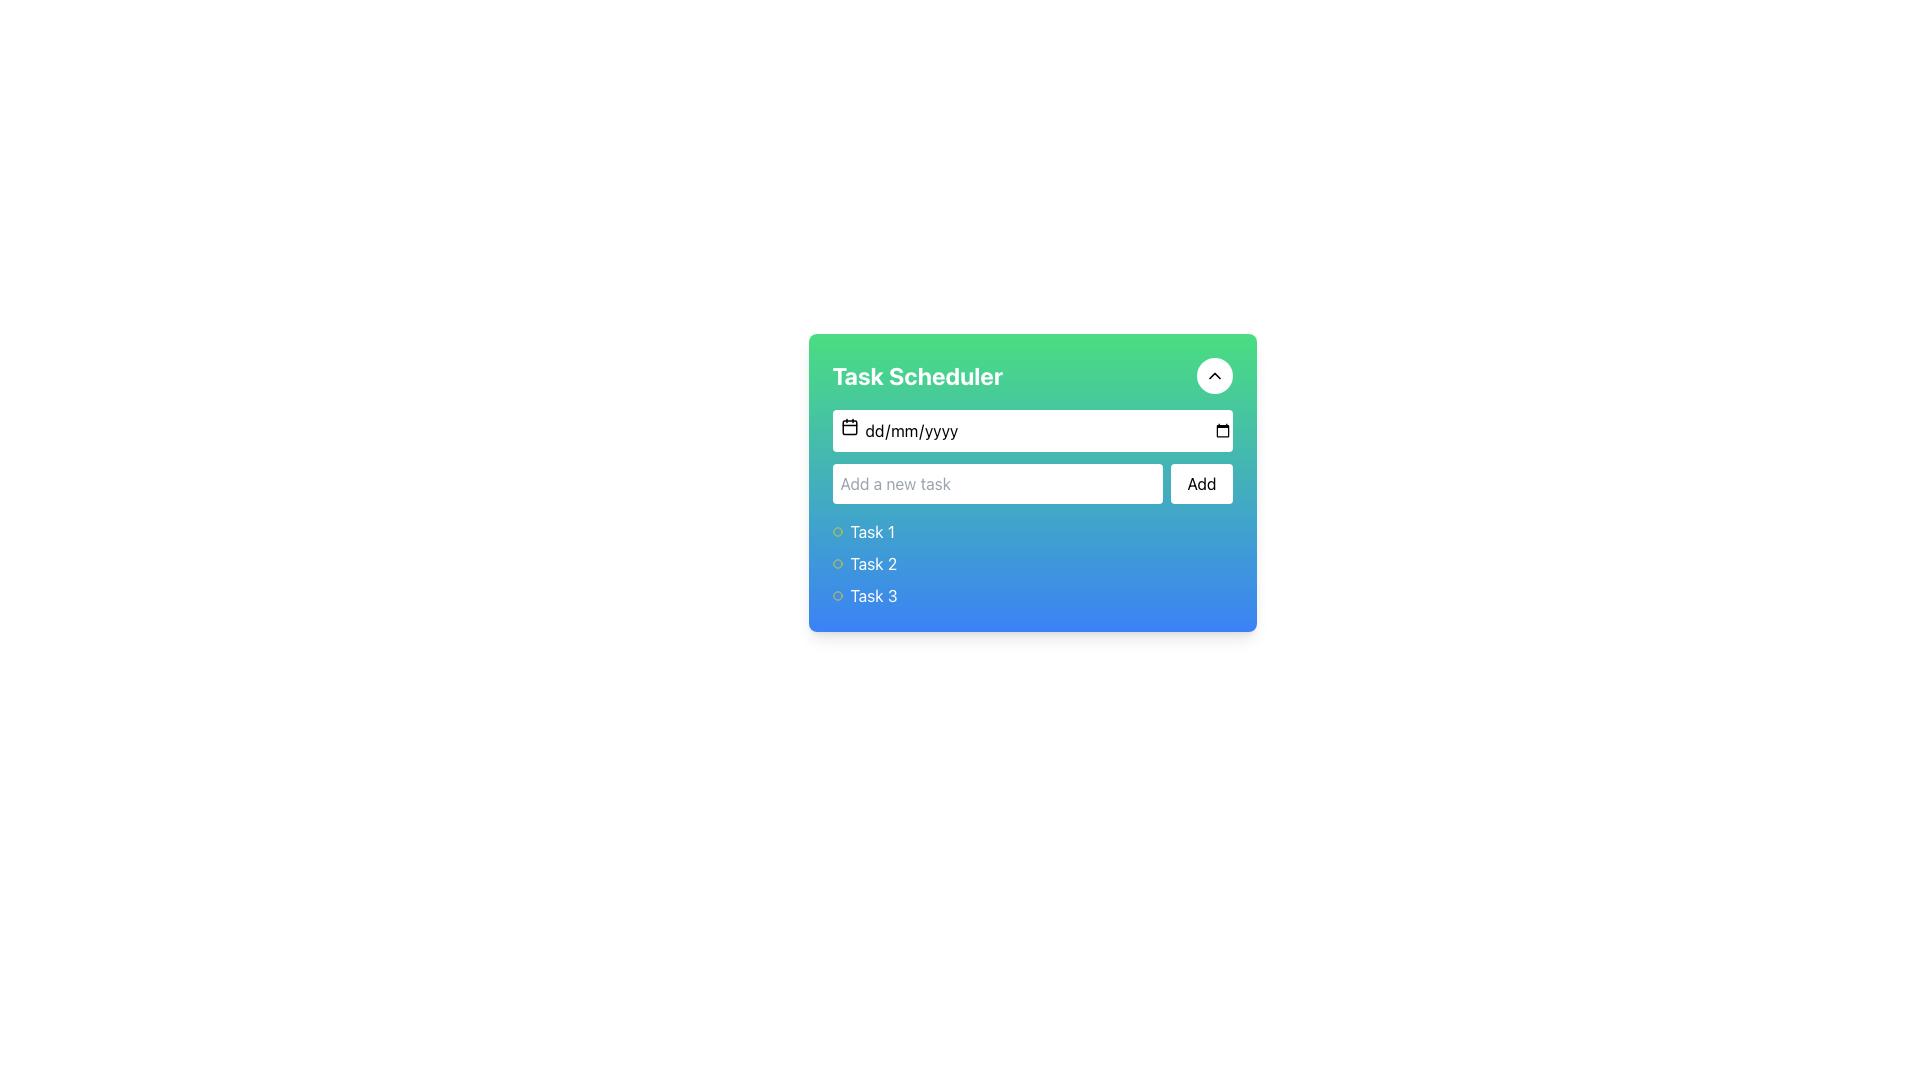  Describe the element at coordinates (837, 595) in the screenshot. I see `the small circular yellow icon that resembles a highlighted task indicator, located to the left of the text 'Task 3' in the Task Scheduler interface` at that location.